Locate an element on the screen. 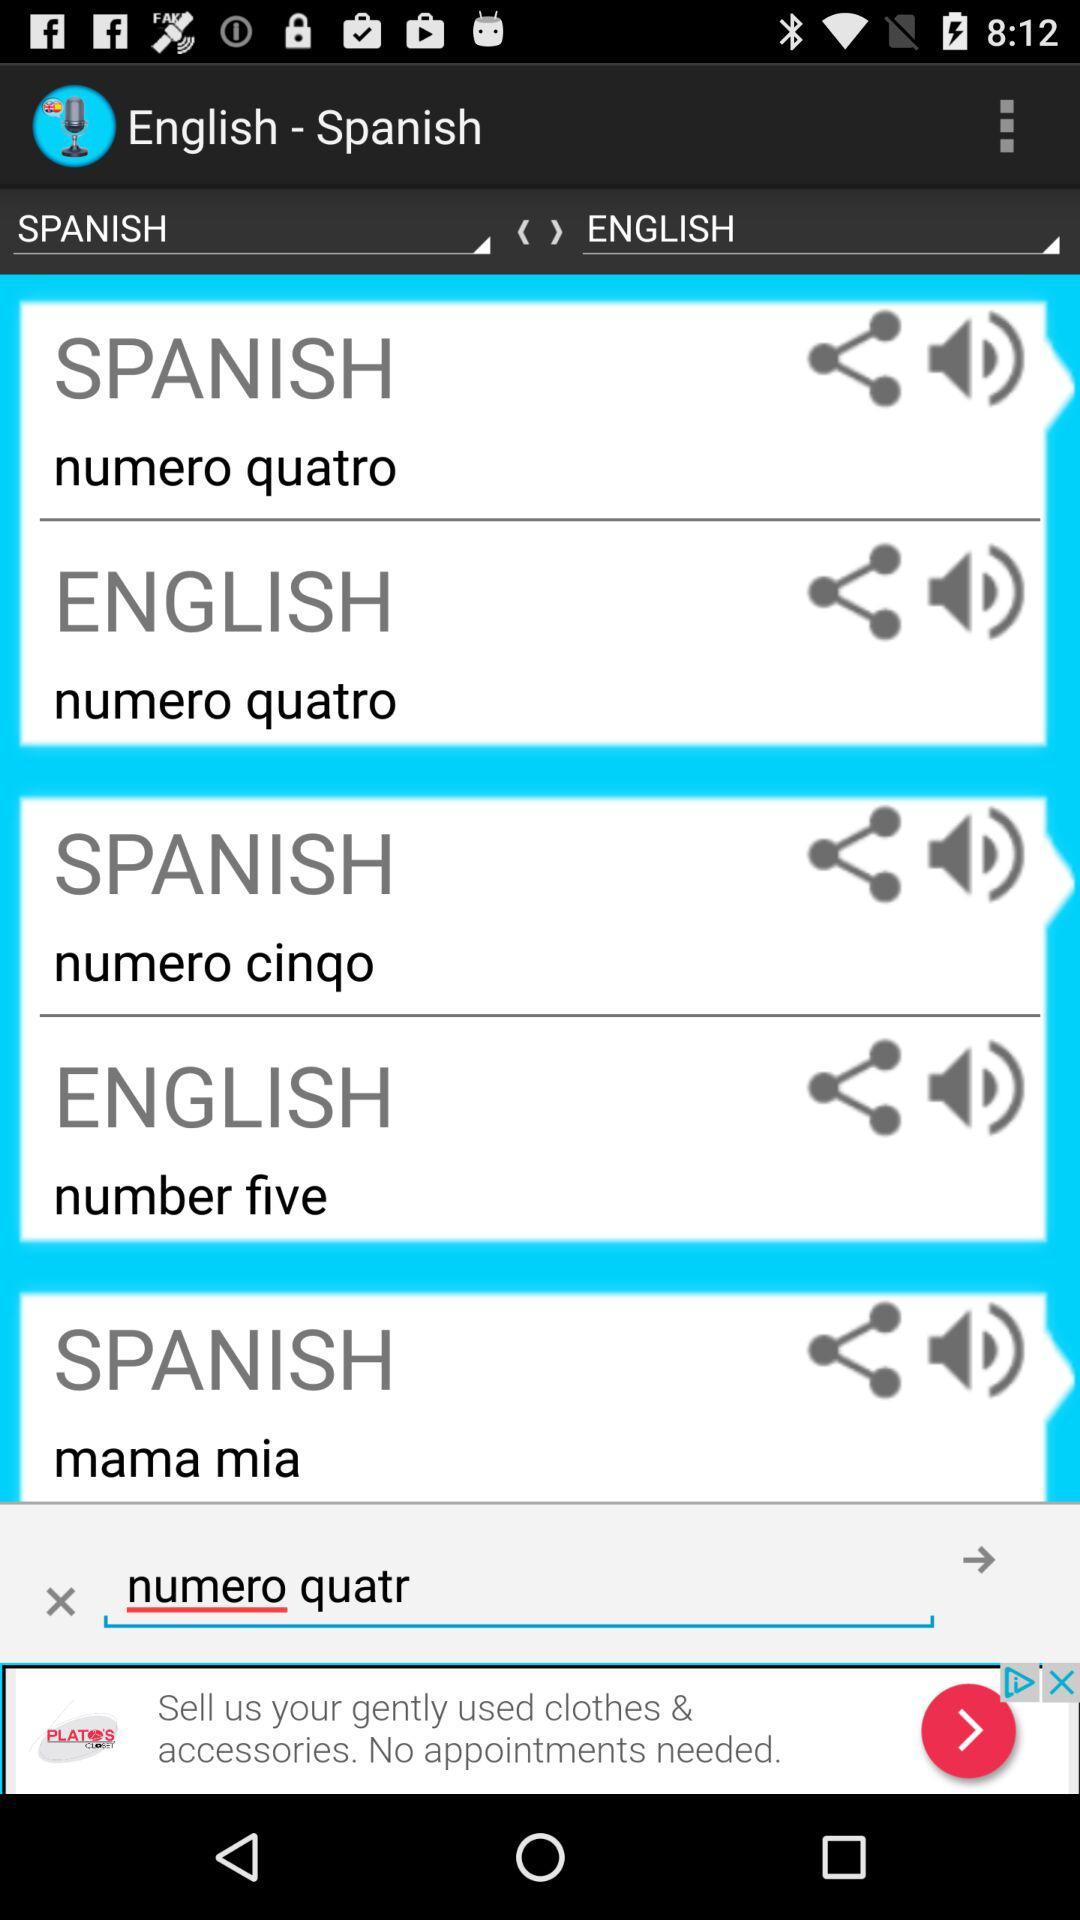 This screenshot has height=1920, width=1080. the close icon is located at coordinates (59, 1713).